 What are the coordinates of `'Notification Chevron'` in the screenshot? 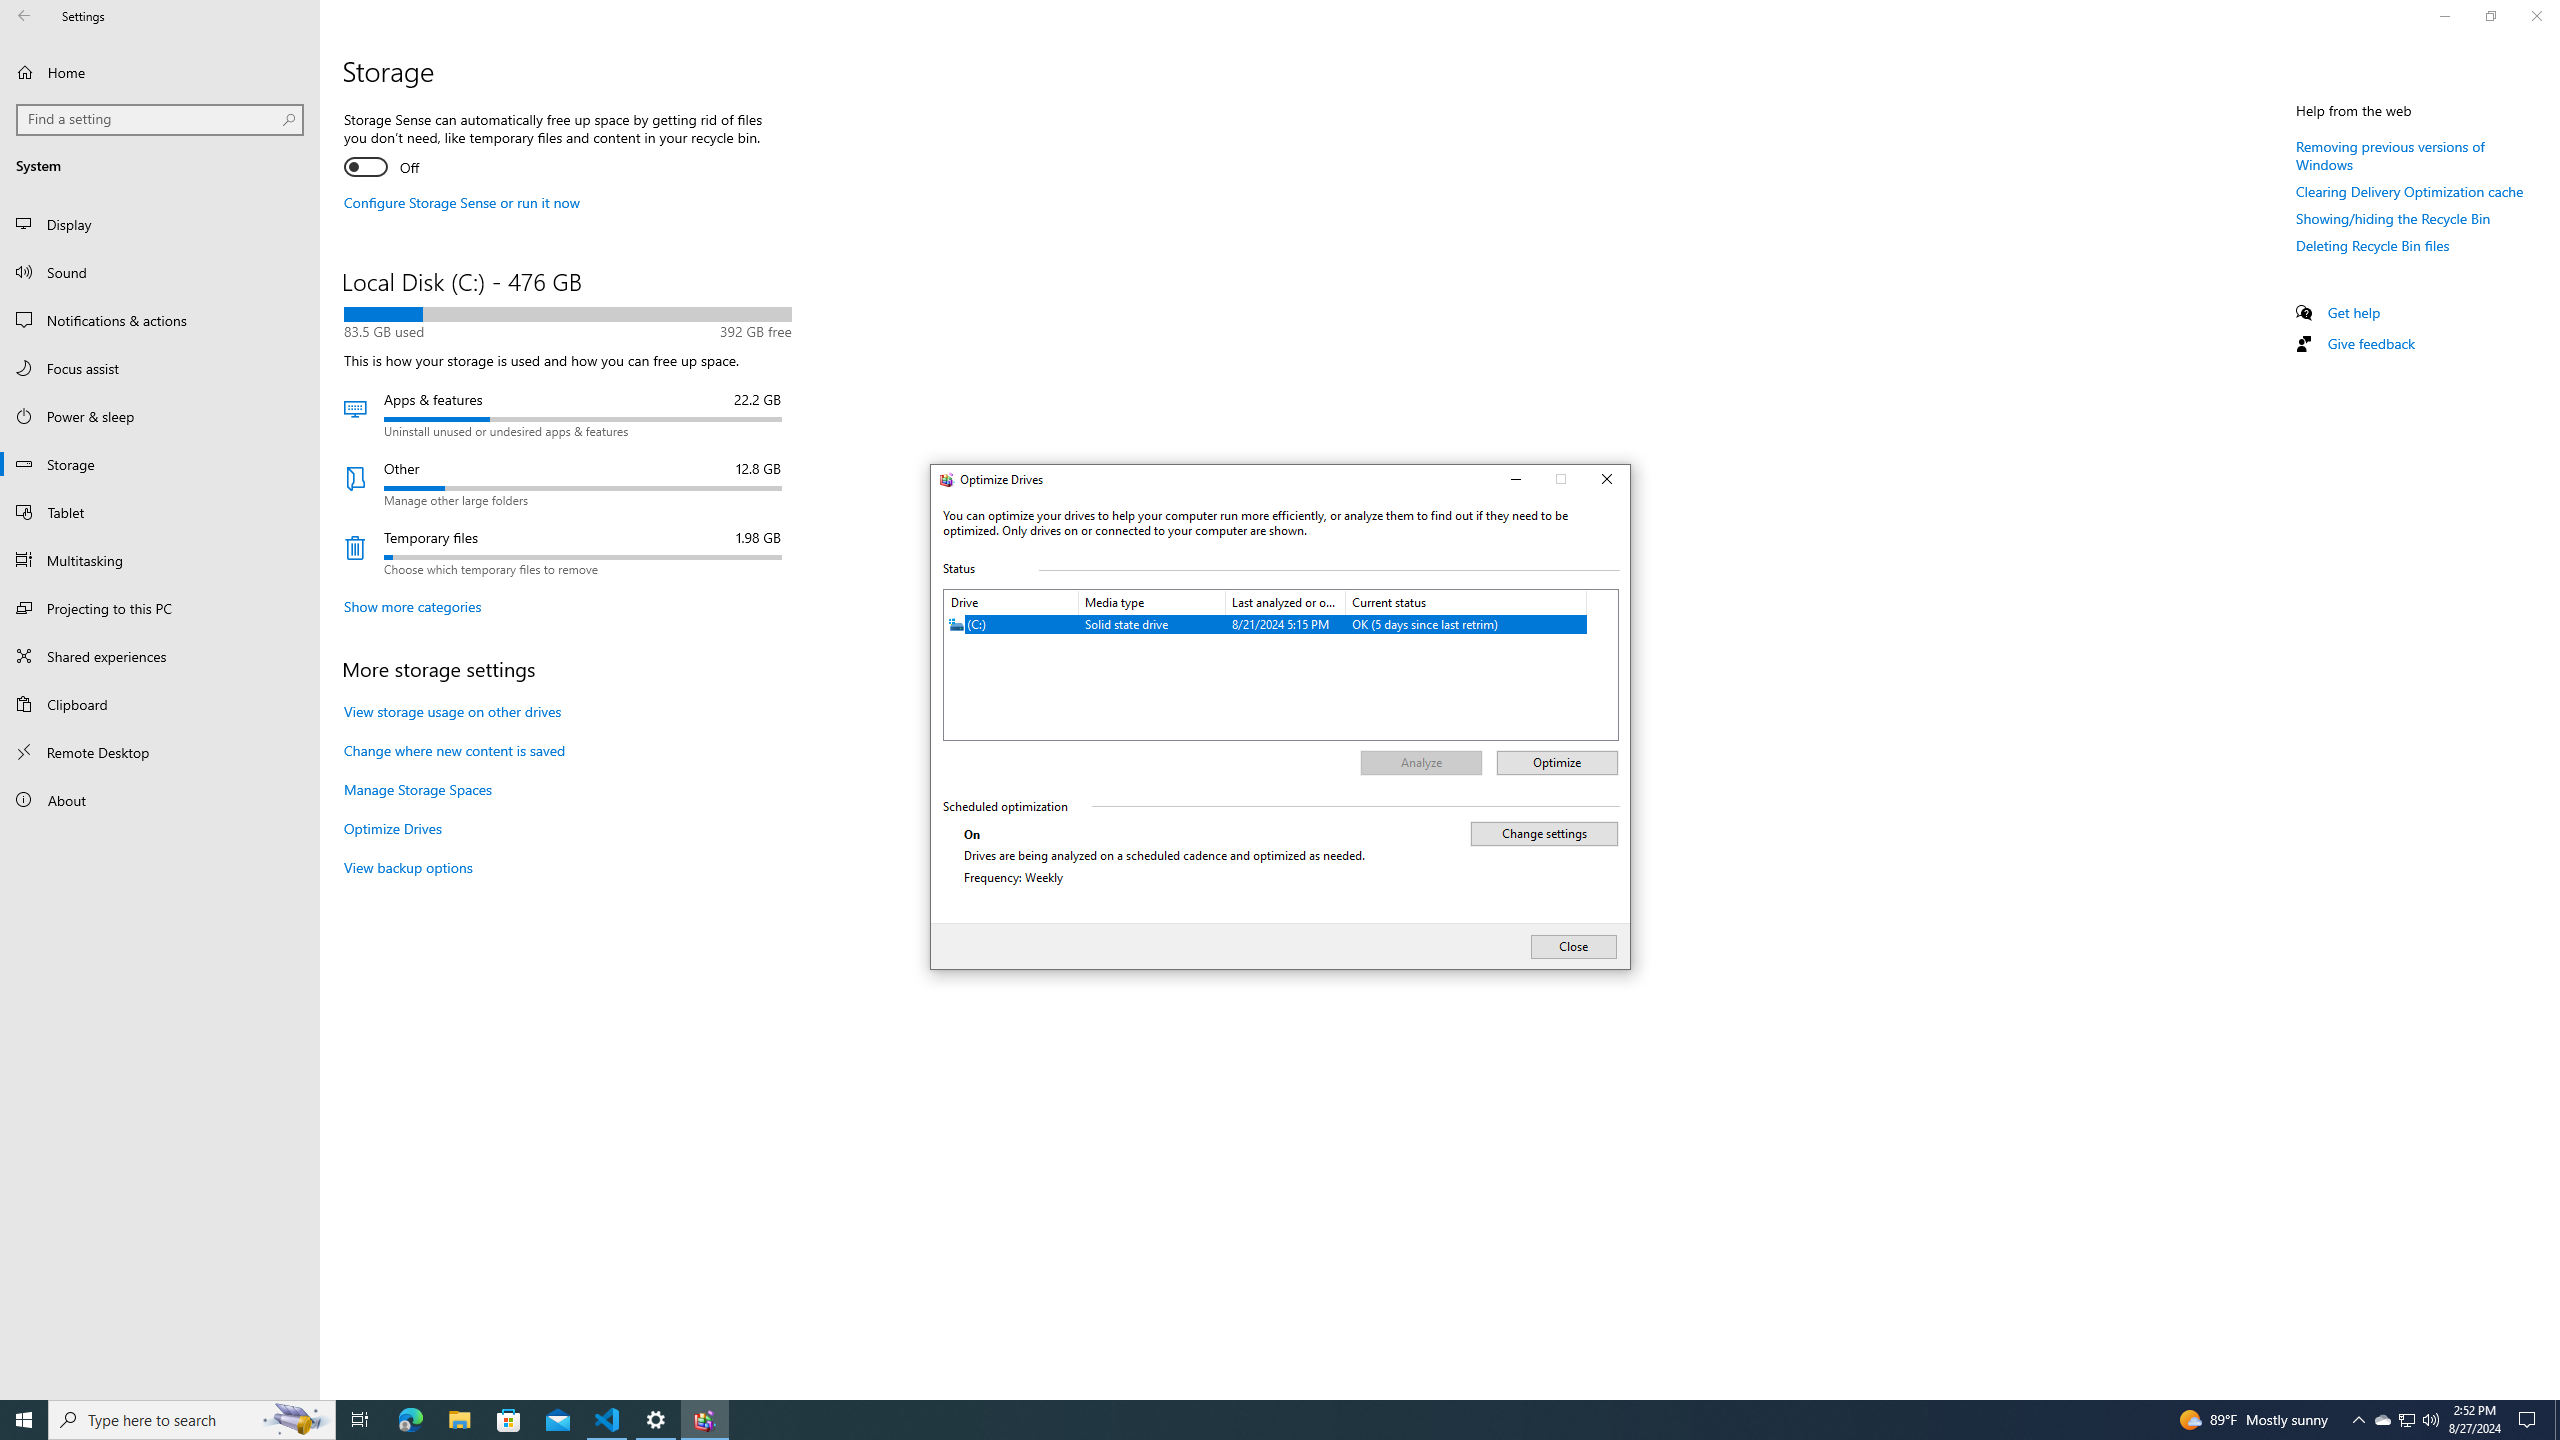 It's located at (2359, 1418).